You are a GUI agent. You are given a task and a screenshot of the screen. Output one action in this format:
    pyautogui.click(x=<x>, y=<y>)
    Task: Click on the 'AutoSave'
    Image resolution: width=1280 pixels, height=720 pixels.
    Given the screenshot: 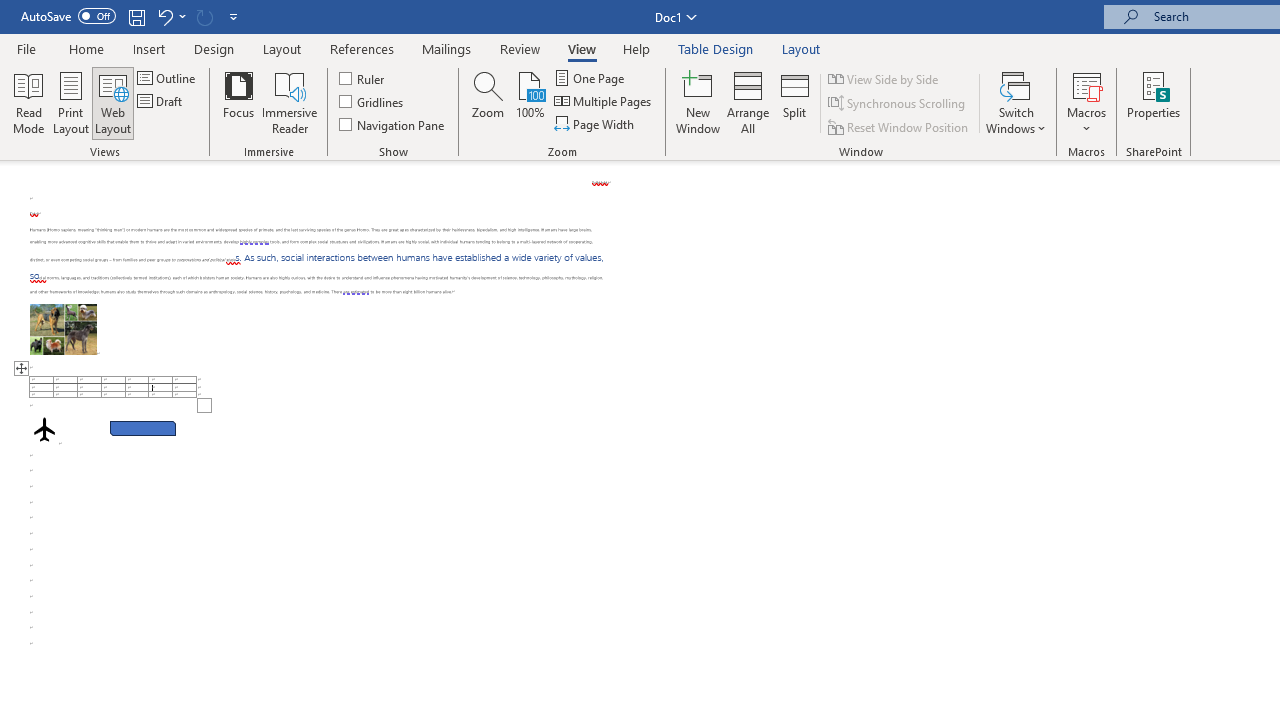 What is the action you would take?
    pyautogui.click(x=68, y=16)
    